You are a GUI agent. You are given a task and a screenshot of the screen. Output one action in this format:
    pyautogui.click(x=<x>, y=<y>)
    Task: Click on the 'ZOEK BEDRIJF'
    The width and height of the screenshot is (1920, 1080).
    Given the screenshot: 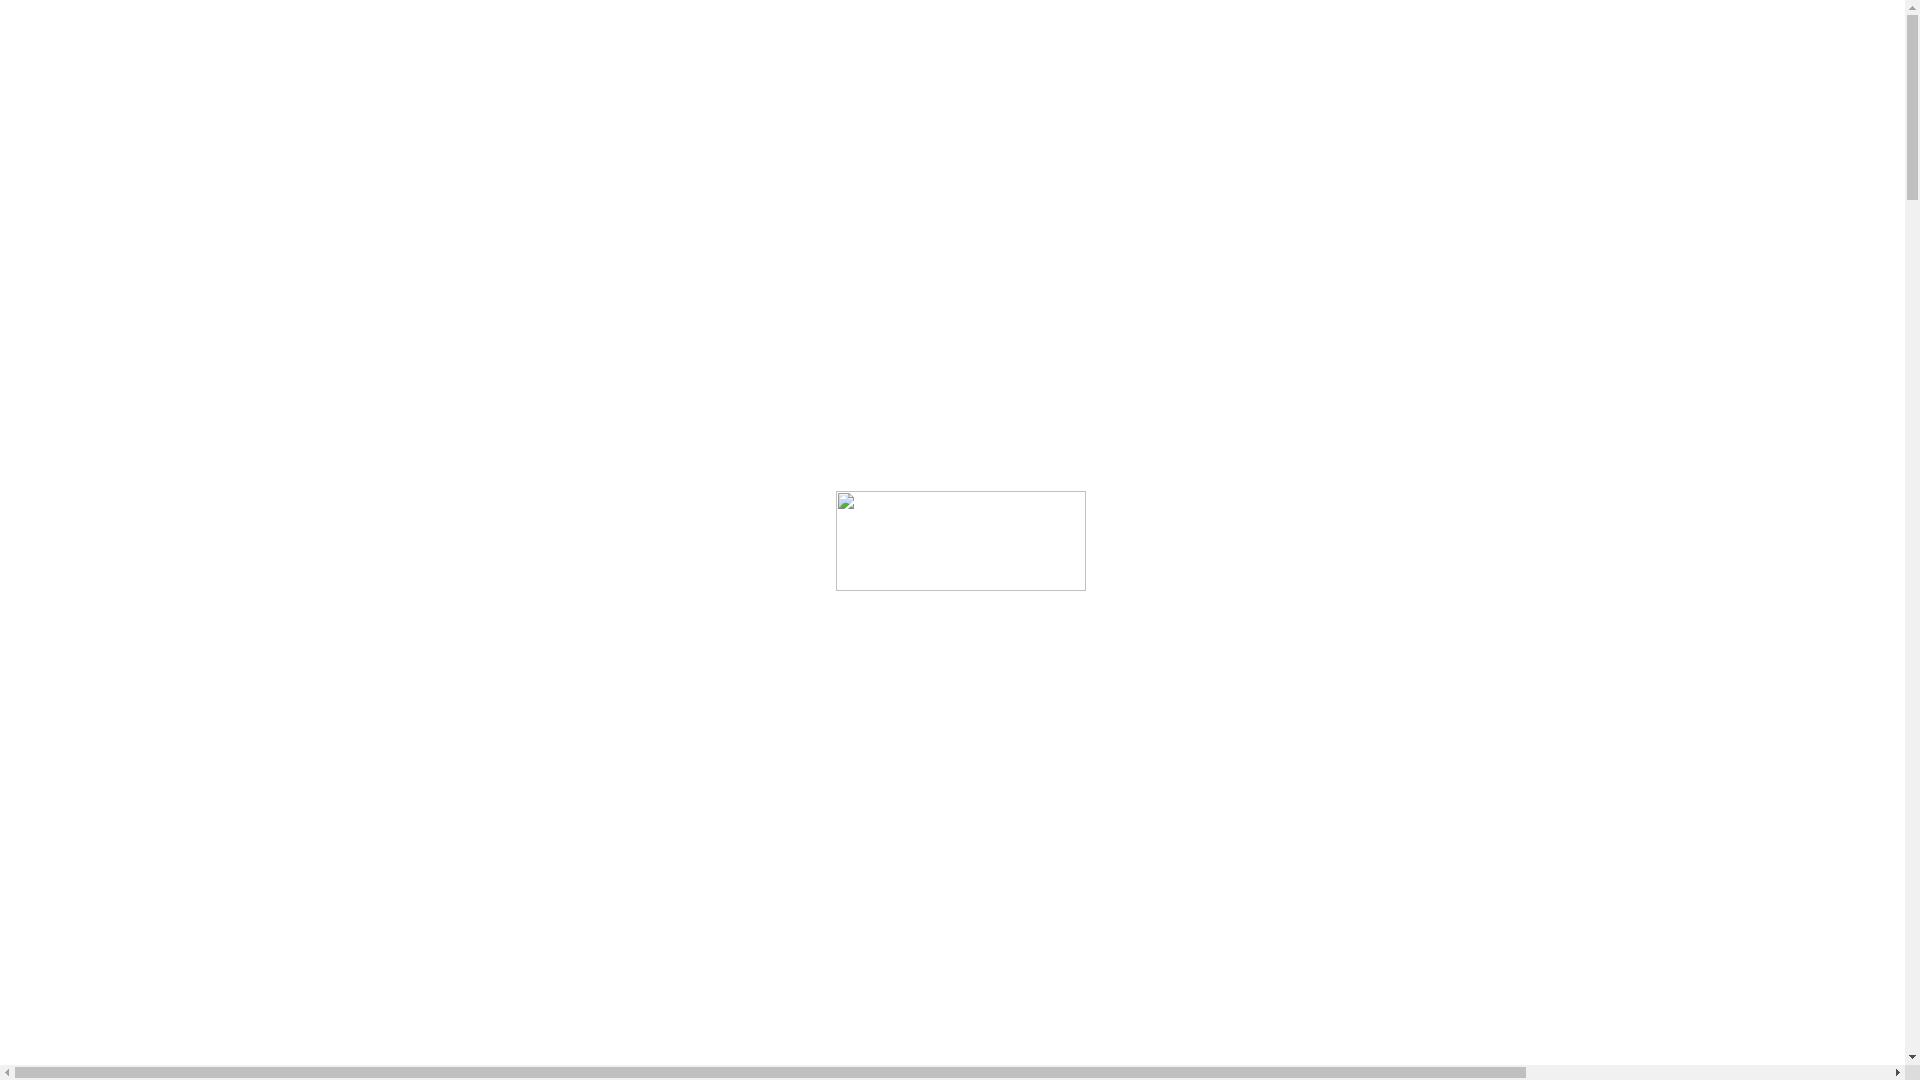 What is the action you would take?
    pyautogui.click(x=99, y=104)
    